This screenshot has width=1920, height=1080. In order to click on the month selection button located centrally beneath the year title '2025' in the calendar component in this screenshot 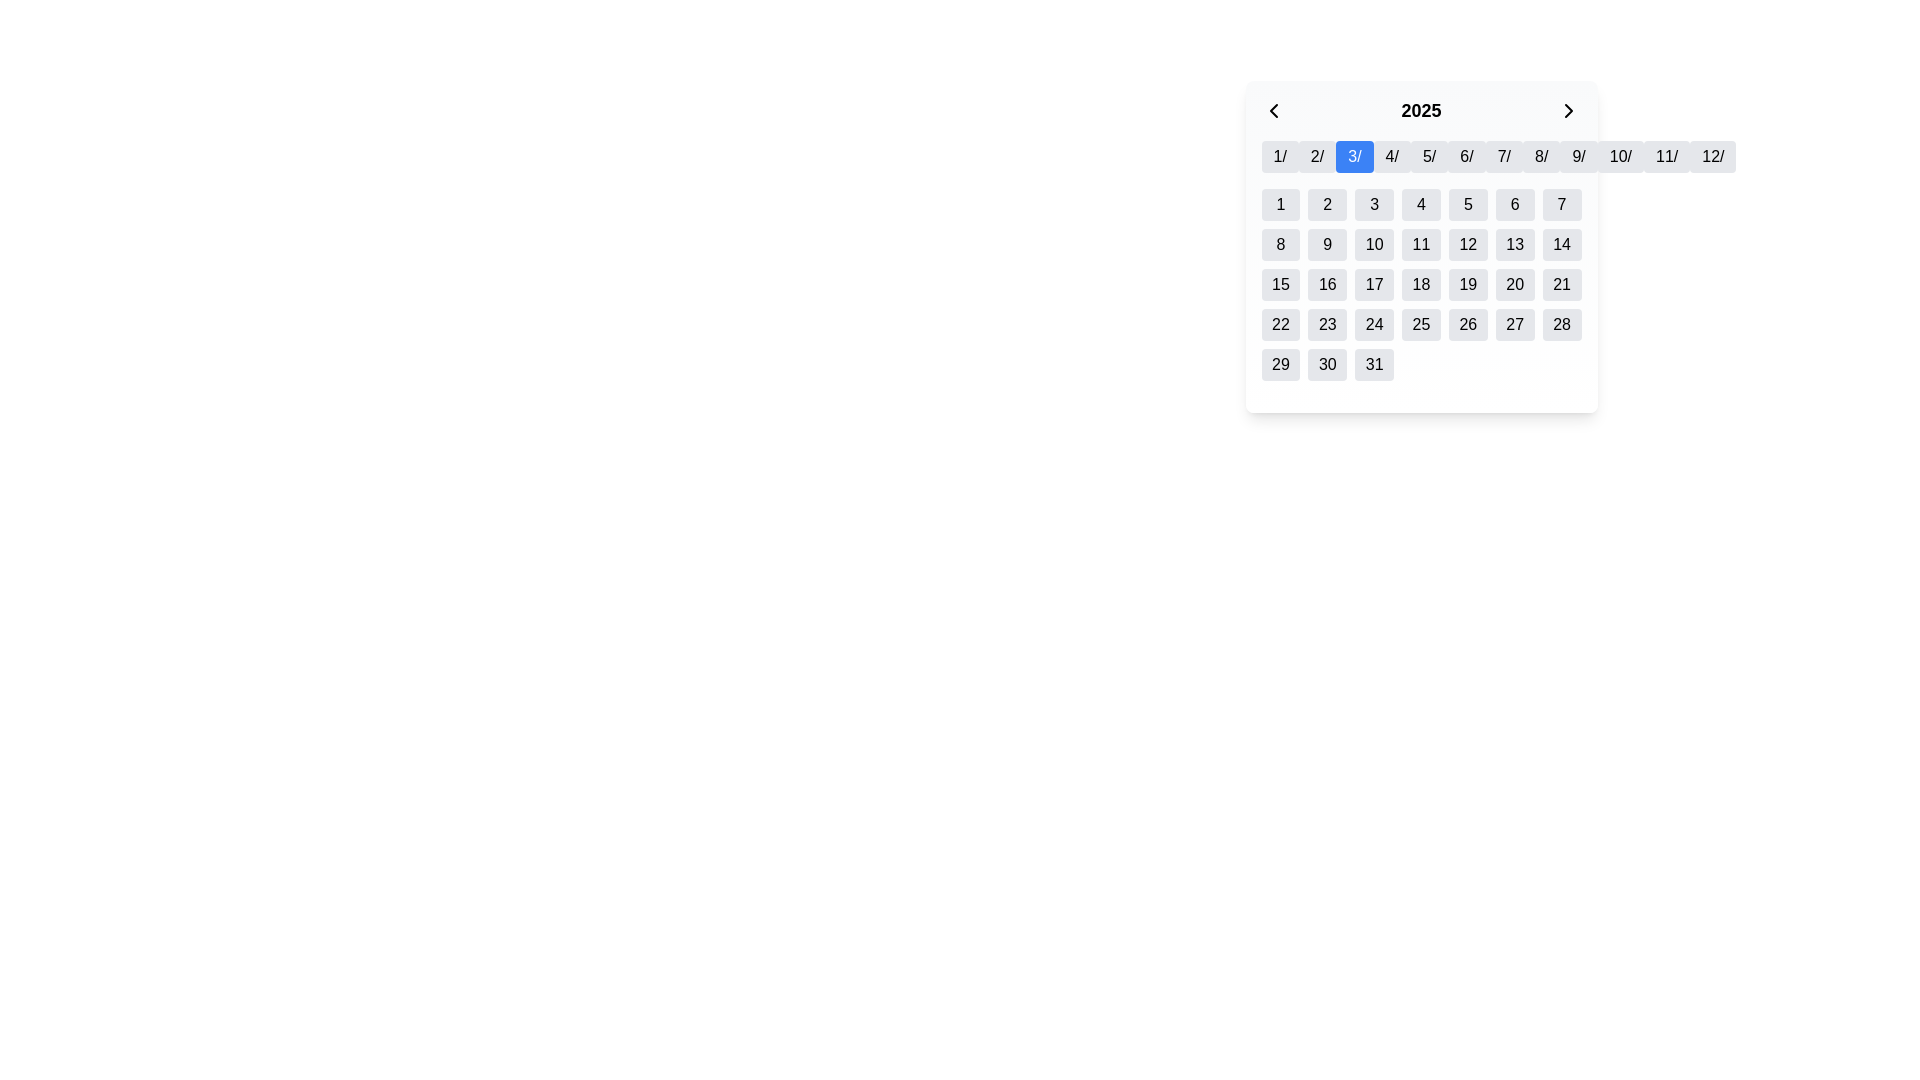, I will do `click(1420, 164)`.